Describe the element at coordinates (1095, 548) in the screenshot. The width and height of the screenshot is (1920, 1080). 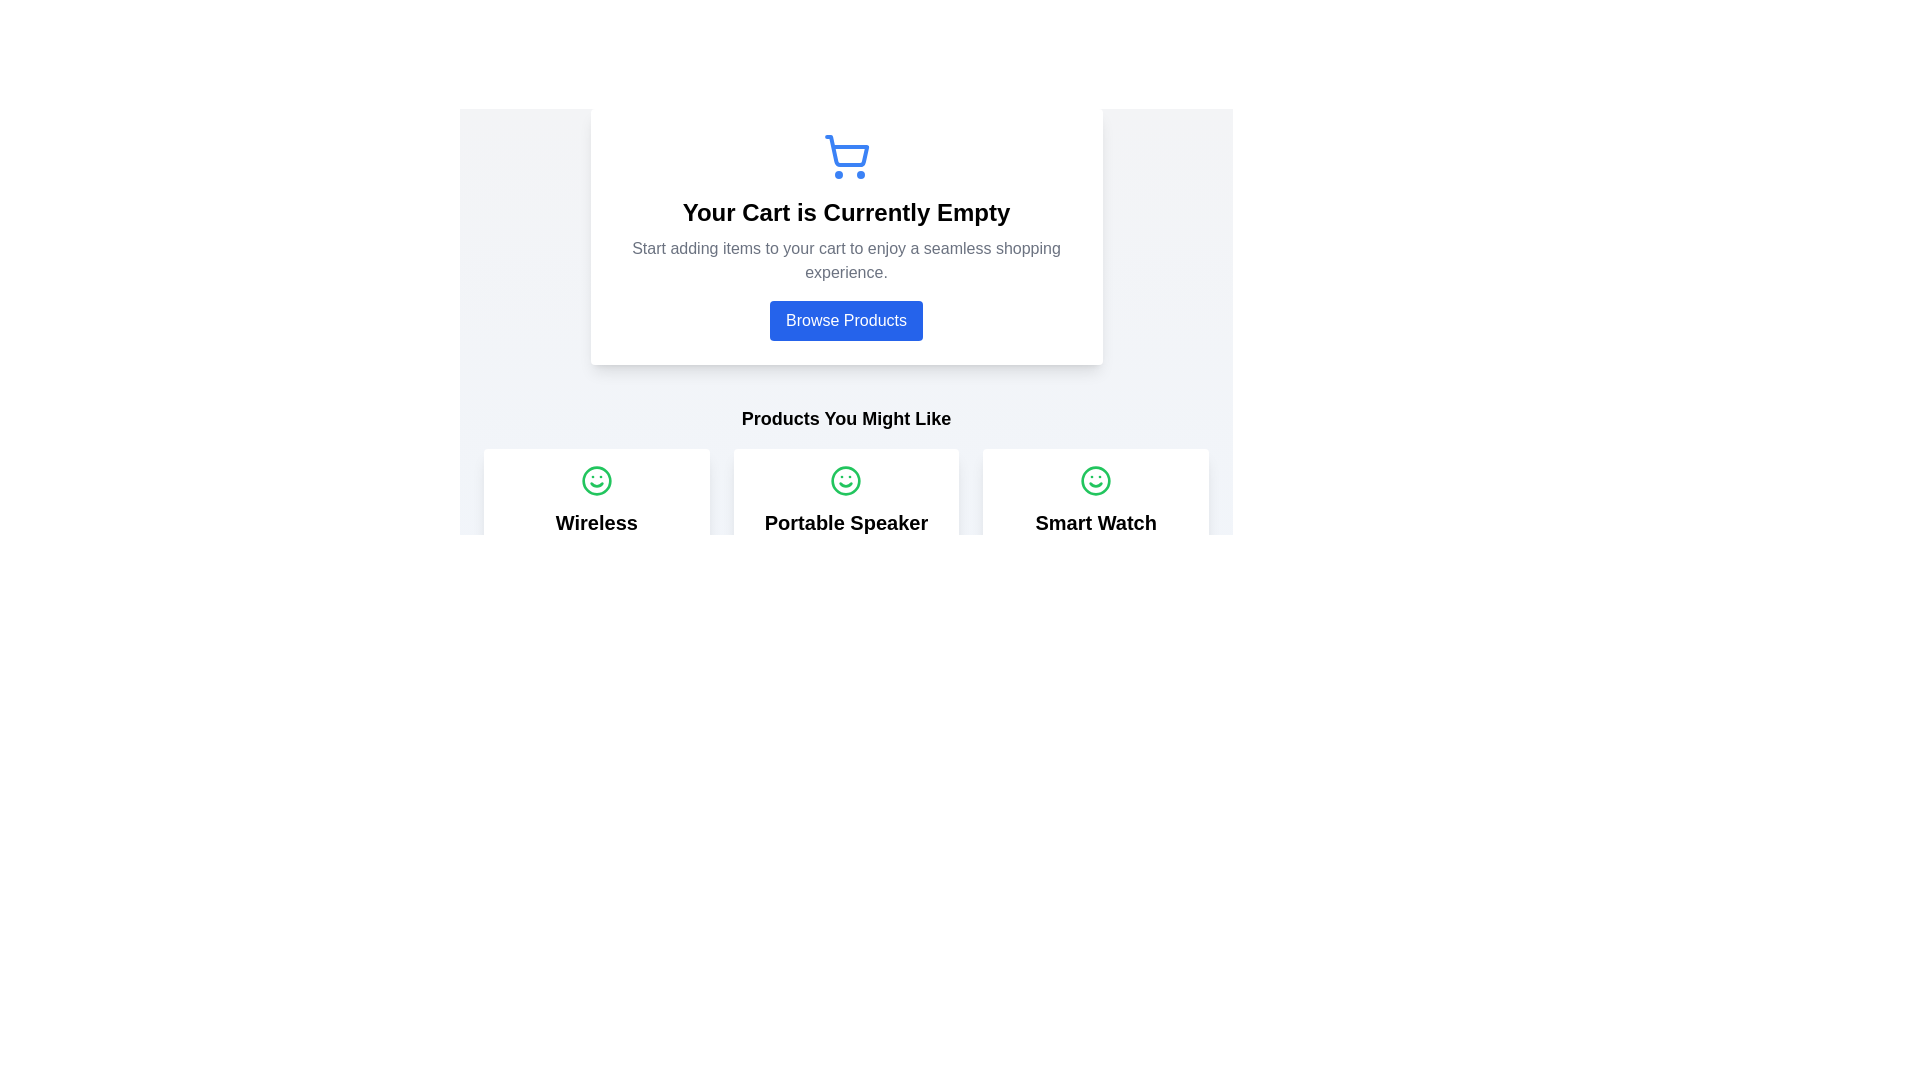
I see `the price tag displaying '$119.99' below the 'Smart Watch' title in the product card` at that location.